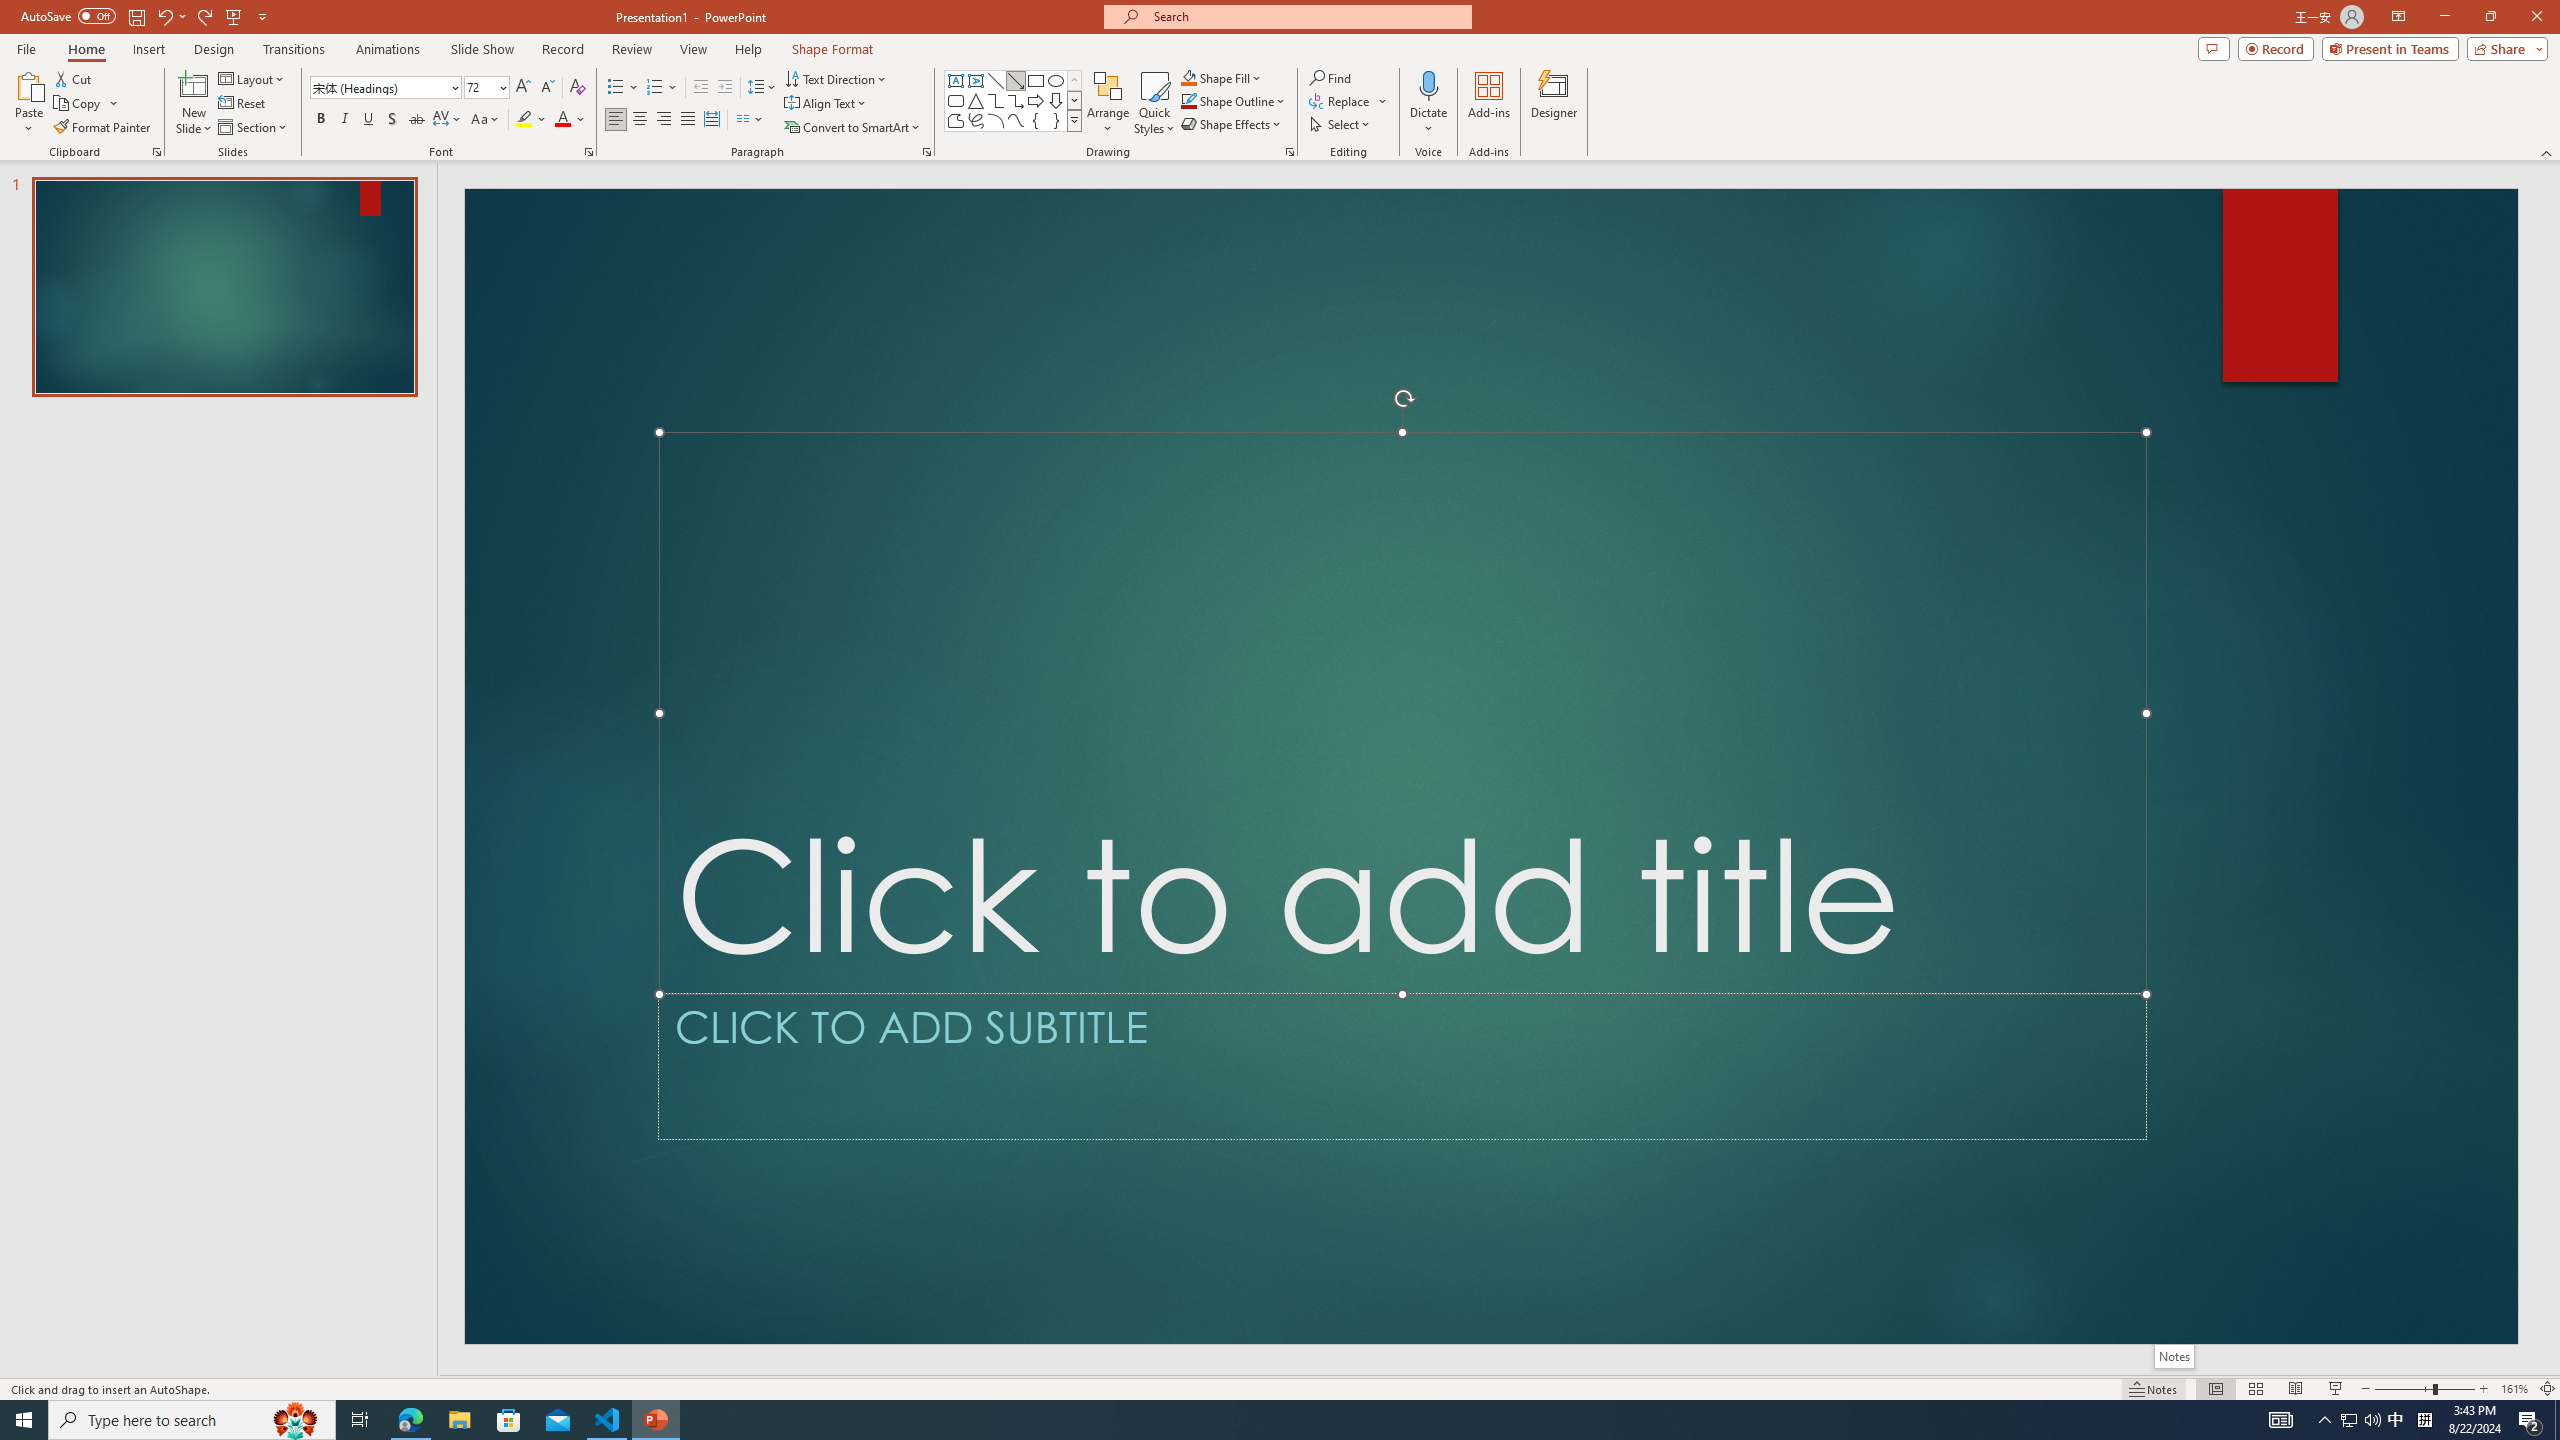  Describe the element at coordinates (1402, 1066) in the screenshot. I see `'Subtitle TextBox'` at that location.